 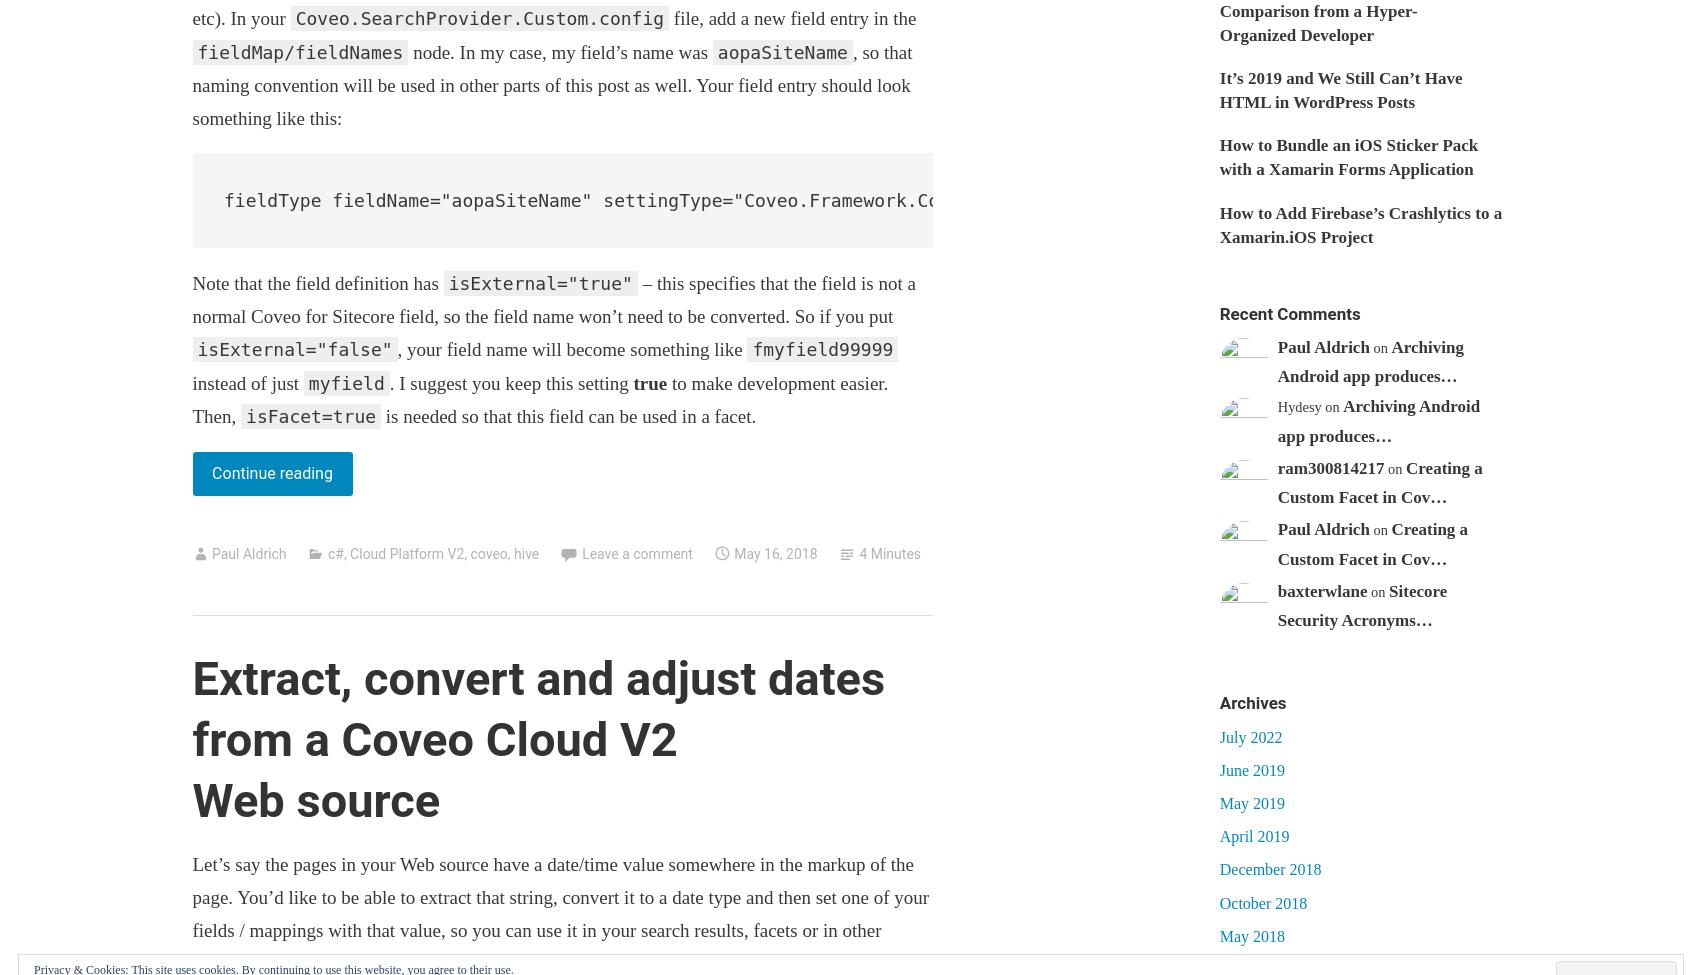 What do you see at coordinates (1250, 735) in the screenshot?
I see `'July 2022'` at bounding box center [1250, 735].